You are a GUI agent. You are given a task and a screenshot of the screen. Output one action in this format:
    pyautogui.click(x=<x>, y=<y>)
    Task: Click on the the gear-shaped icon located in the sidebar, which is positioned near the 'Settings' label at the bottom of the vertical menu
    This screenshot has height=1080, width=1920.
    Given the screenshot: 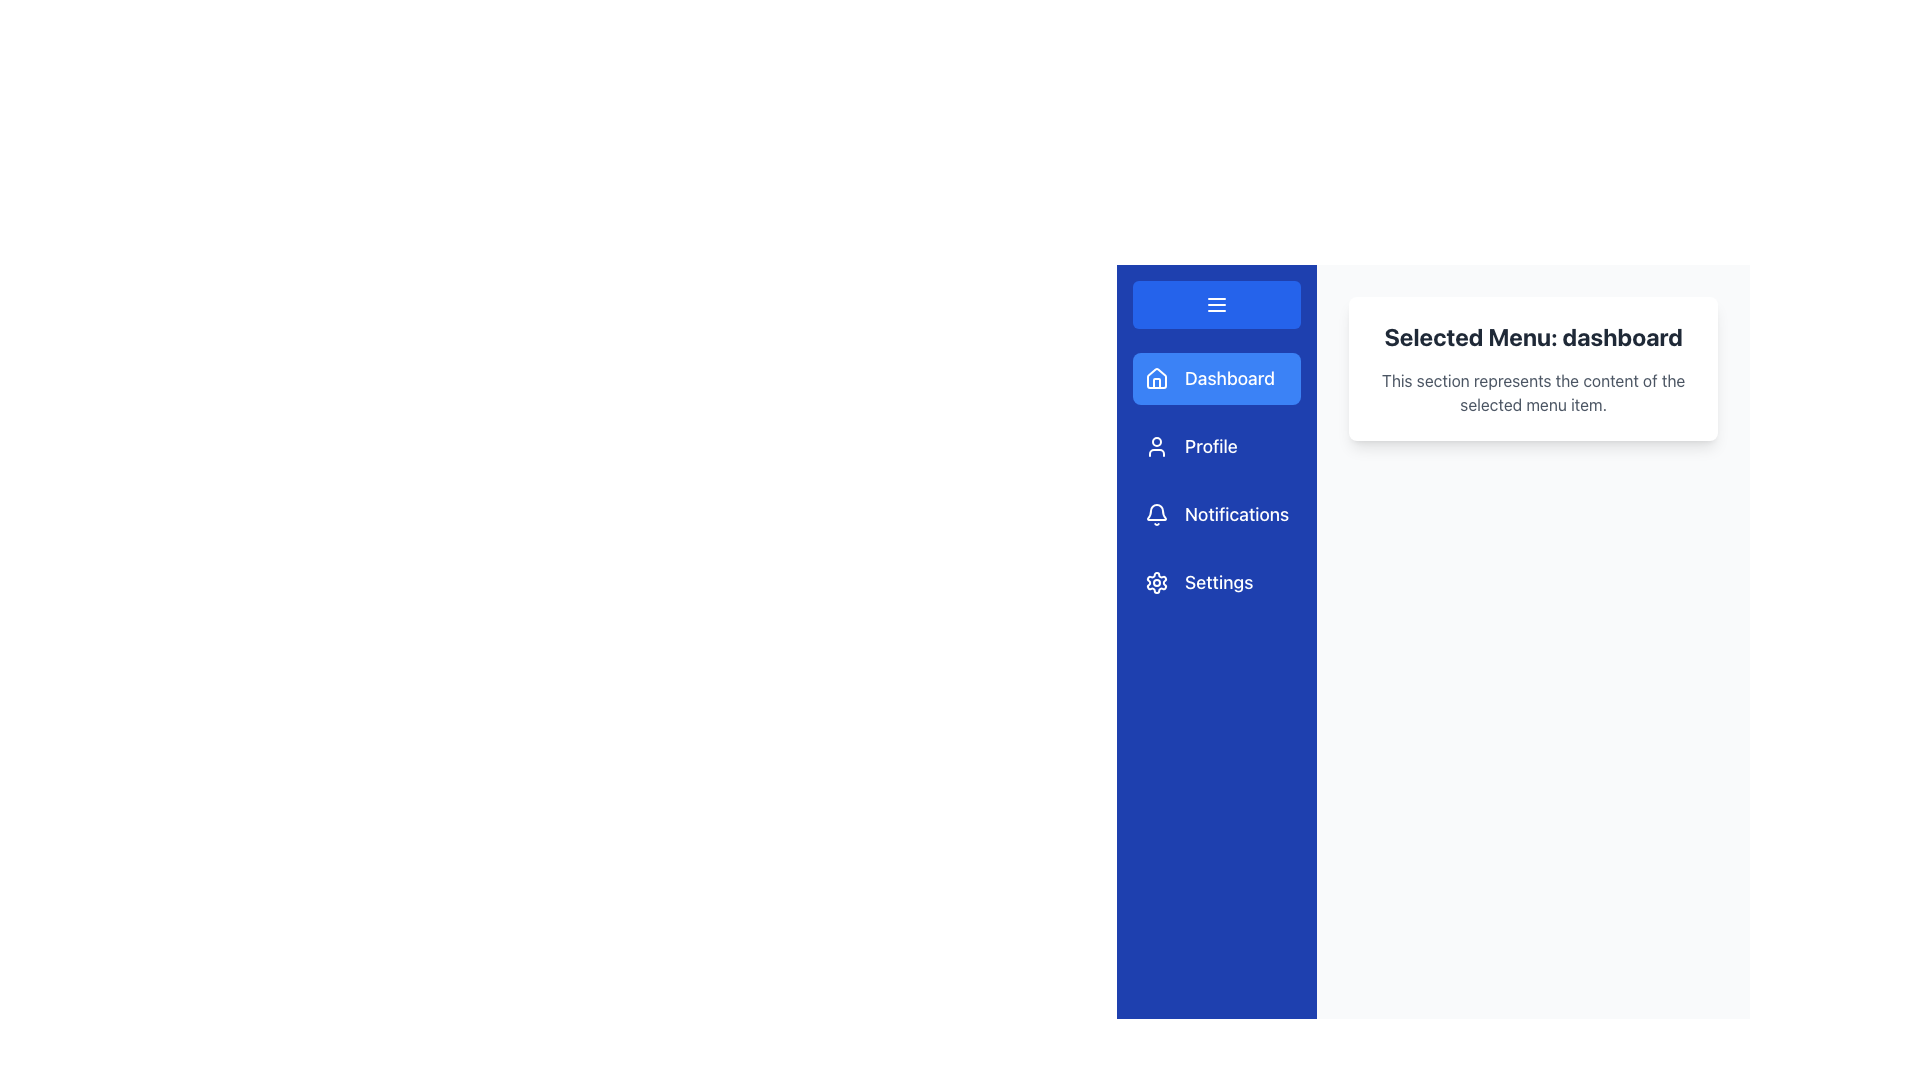 What is the action you would take?
    pyautogui.click(x=1156, y=582)
    